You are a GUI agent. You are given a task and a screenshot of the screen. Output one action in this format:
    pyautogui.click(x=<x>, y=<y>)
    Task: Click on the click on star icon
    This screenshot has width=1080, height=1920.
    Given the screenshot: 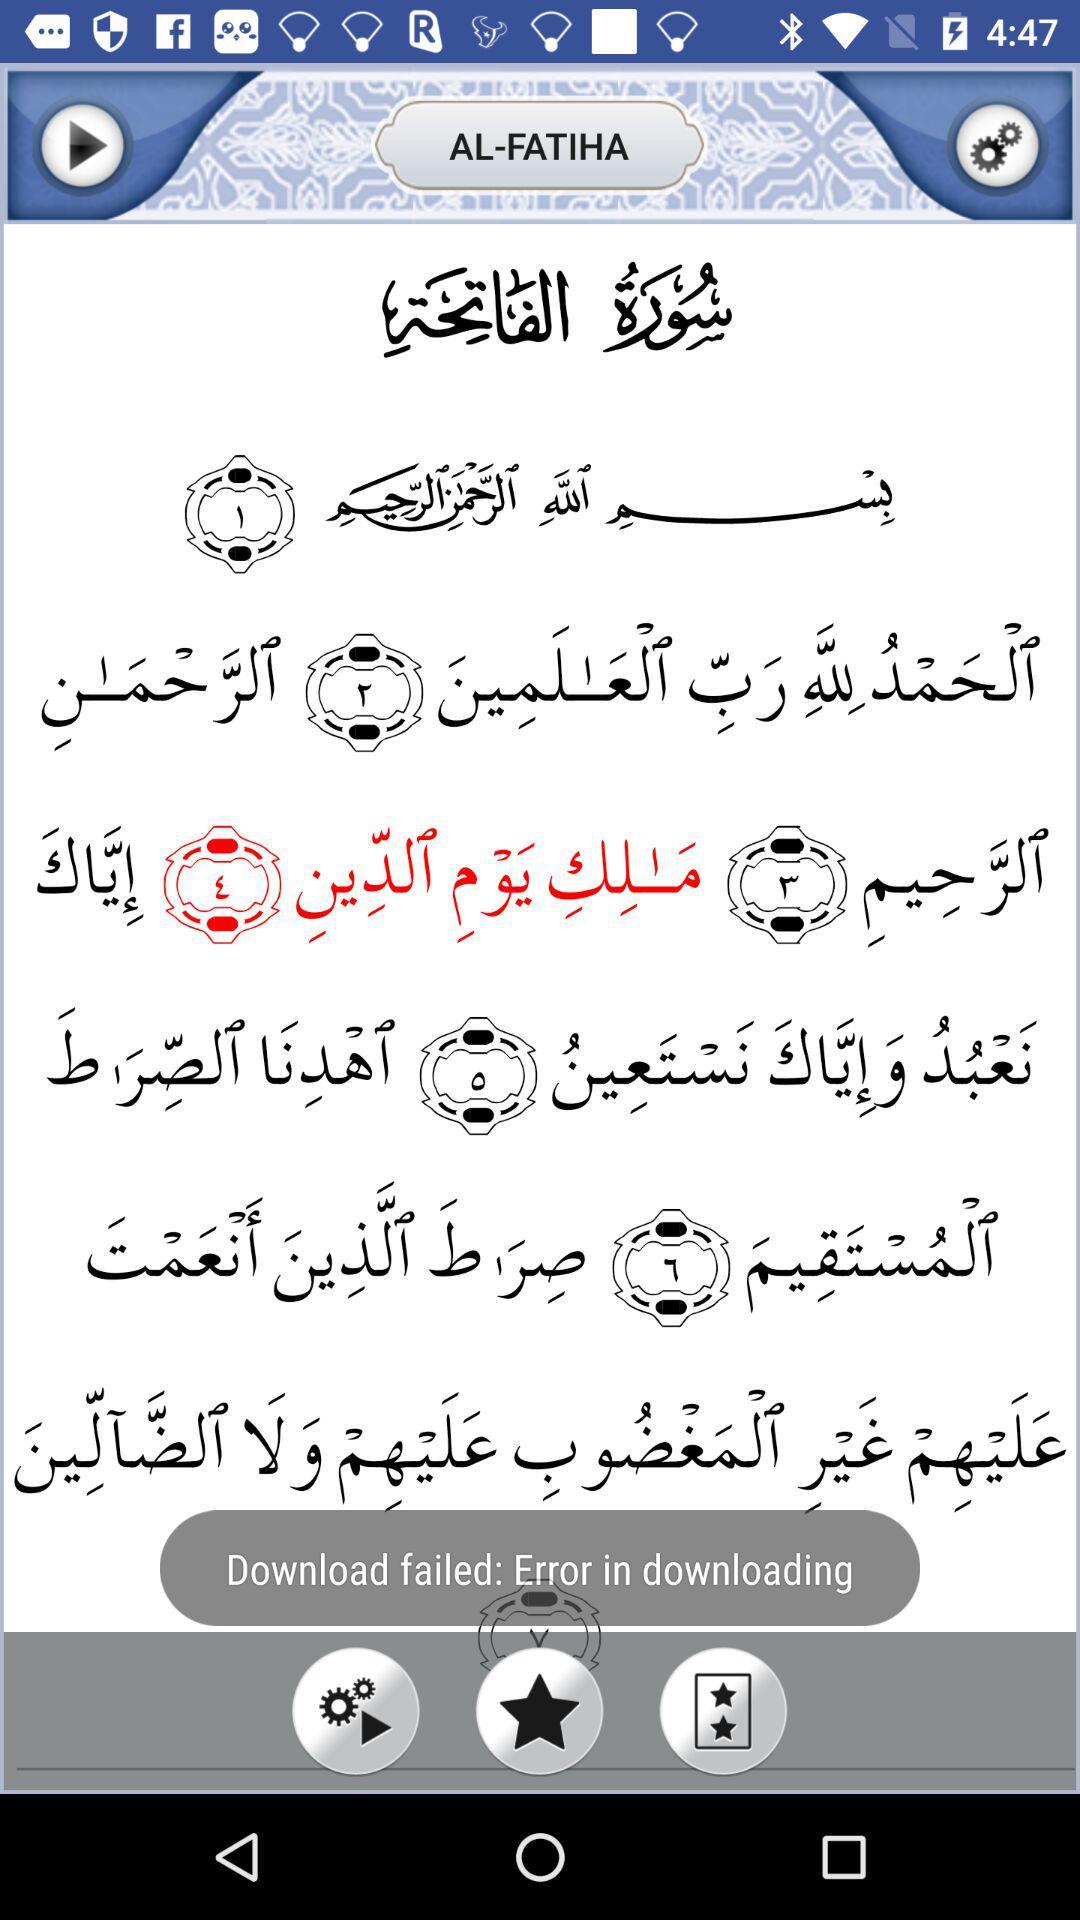 What is the action you would take?
    pyautogui.click(x=538, y=1710)
    